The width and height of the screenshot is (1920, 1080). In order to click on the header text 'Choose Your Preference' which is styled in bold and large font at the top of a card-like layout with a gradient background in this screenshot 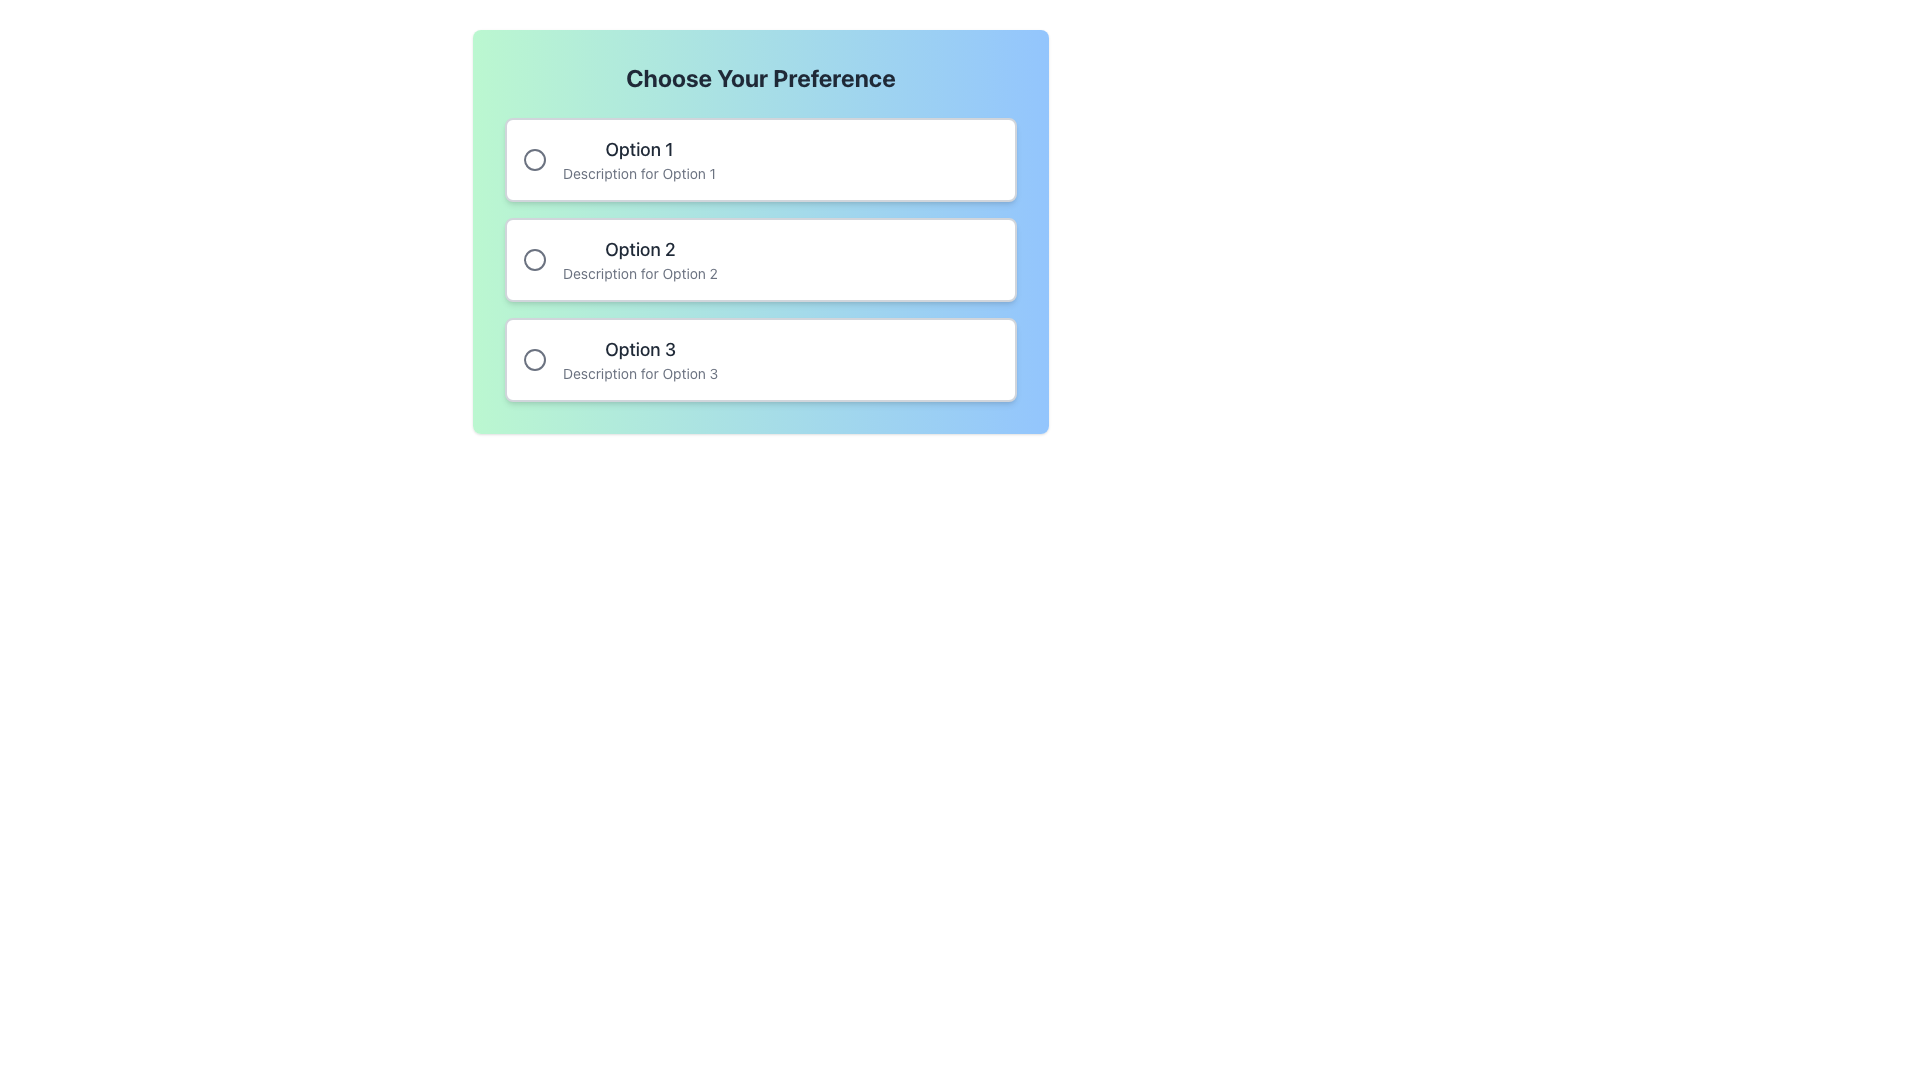, I will do `click(760, 76)`.